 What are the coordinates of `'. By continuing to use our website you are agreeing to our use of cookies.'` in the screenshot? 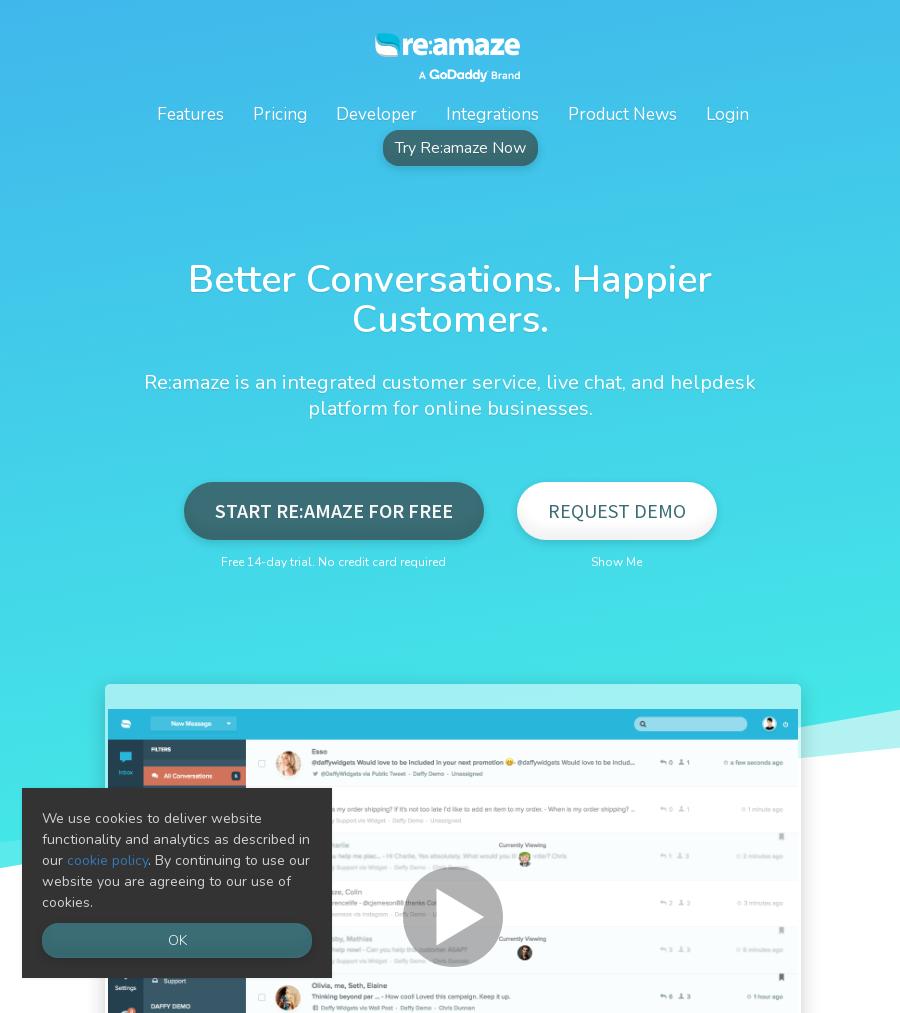 It's located at (176, 880).